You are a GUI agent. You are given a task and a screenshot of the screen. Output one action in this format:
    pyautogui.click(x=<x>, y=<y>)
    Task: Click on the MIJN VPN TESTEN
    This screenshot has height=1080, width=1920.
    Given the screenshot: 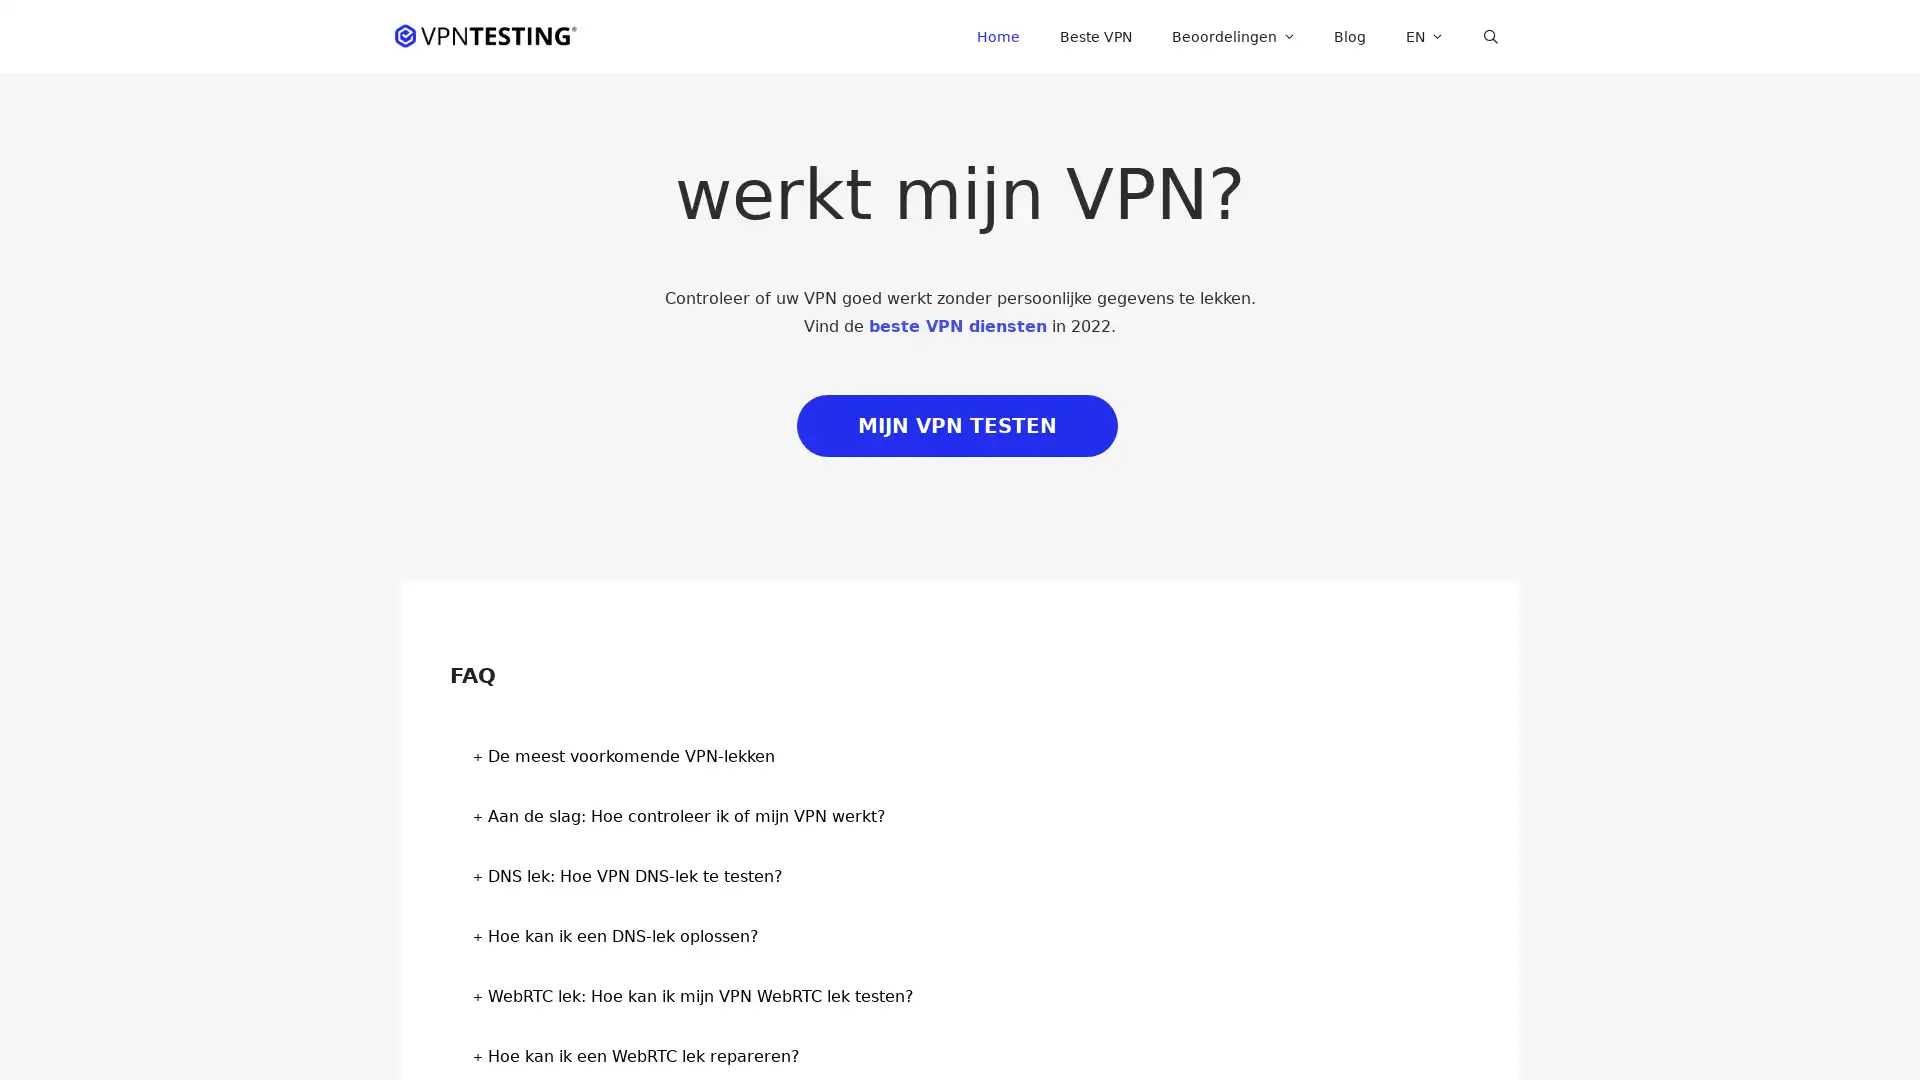 What is the action you would take?
    pyautogui.click(x=956, y=423)
    